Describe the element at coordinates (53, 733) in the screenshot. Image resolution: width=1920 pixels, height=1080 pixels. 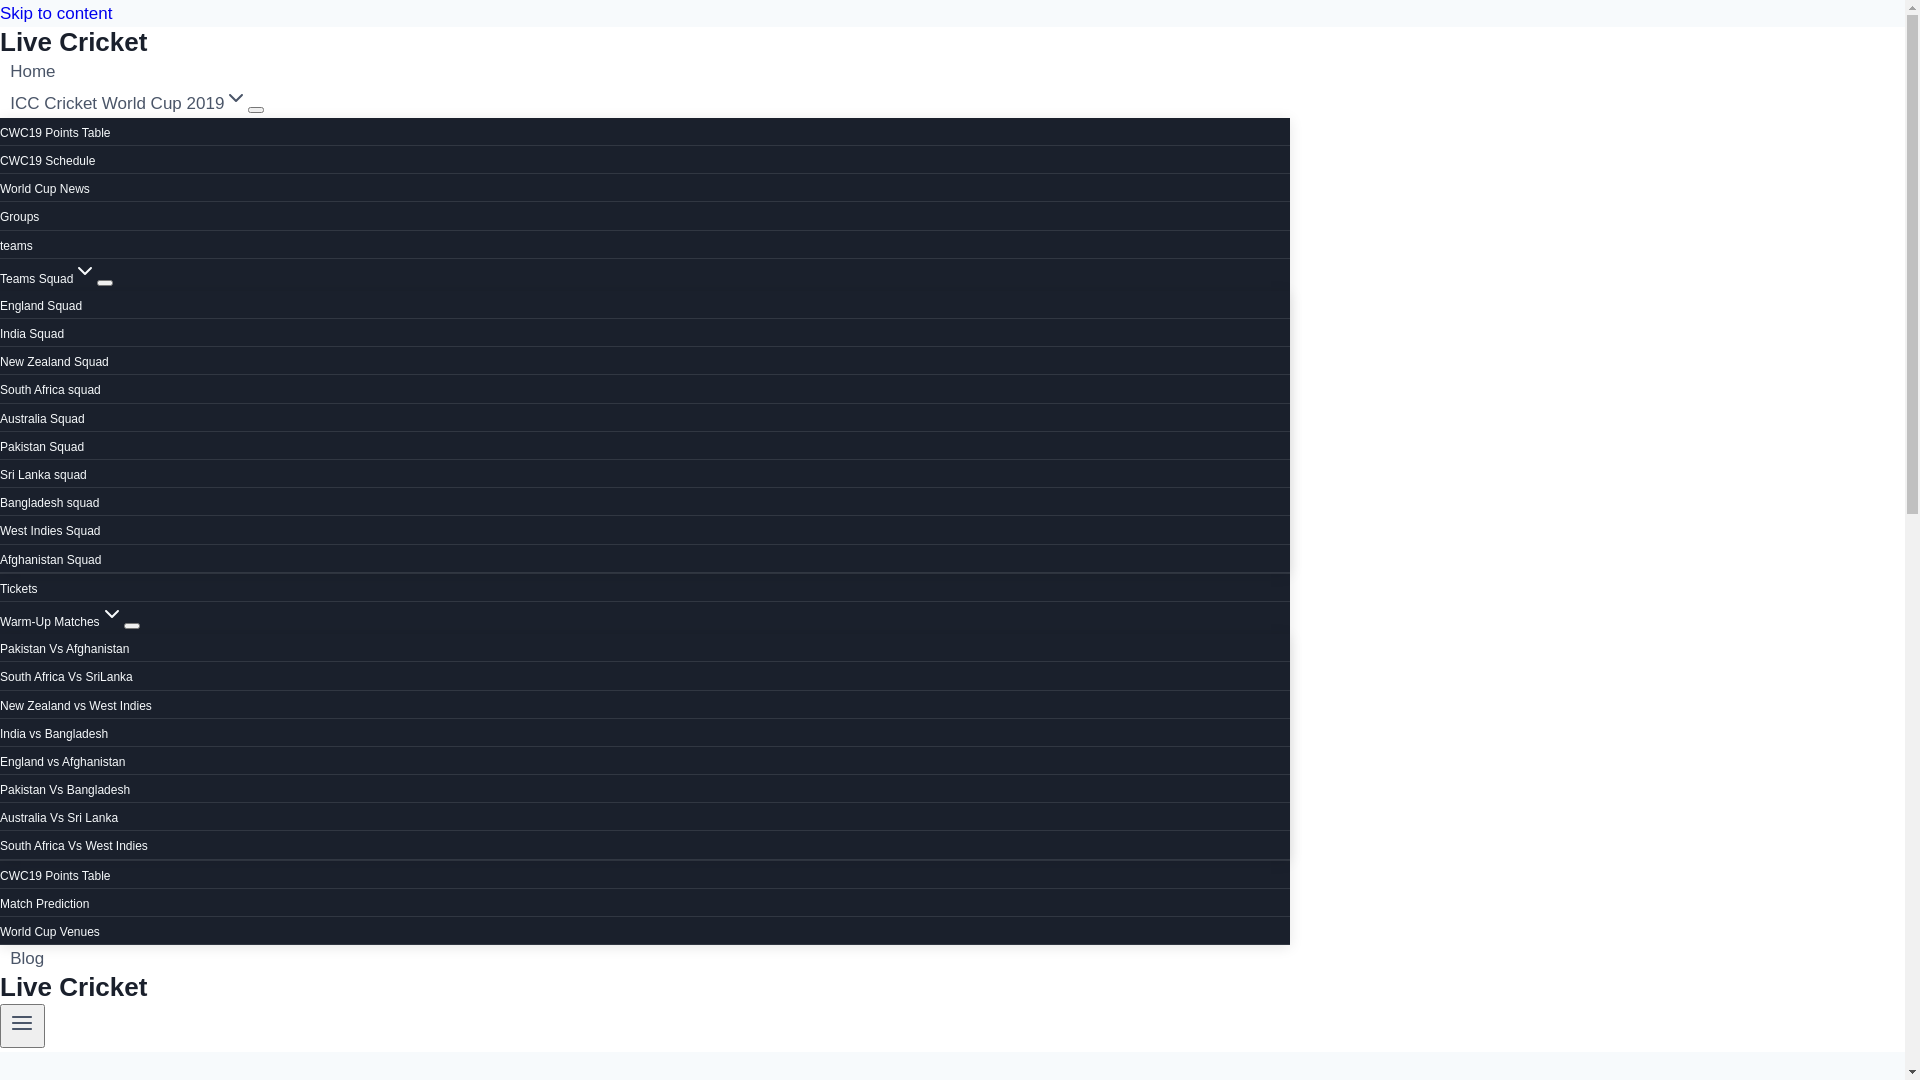
I see `'India vs Bangladesh'` at that location.